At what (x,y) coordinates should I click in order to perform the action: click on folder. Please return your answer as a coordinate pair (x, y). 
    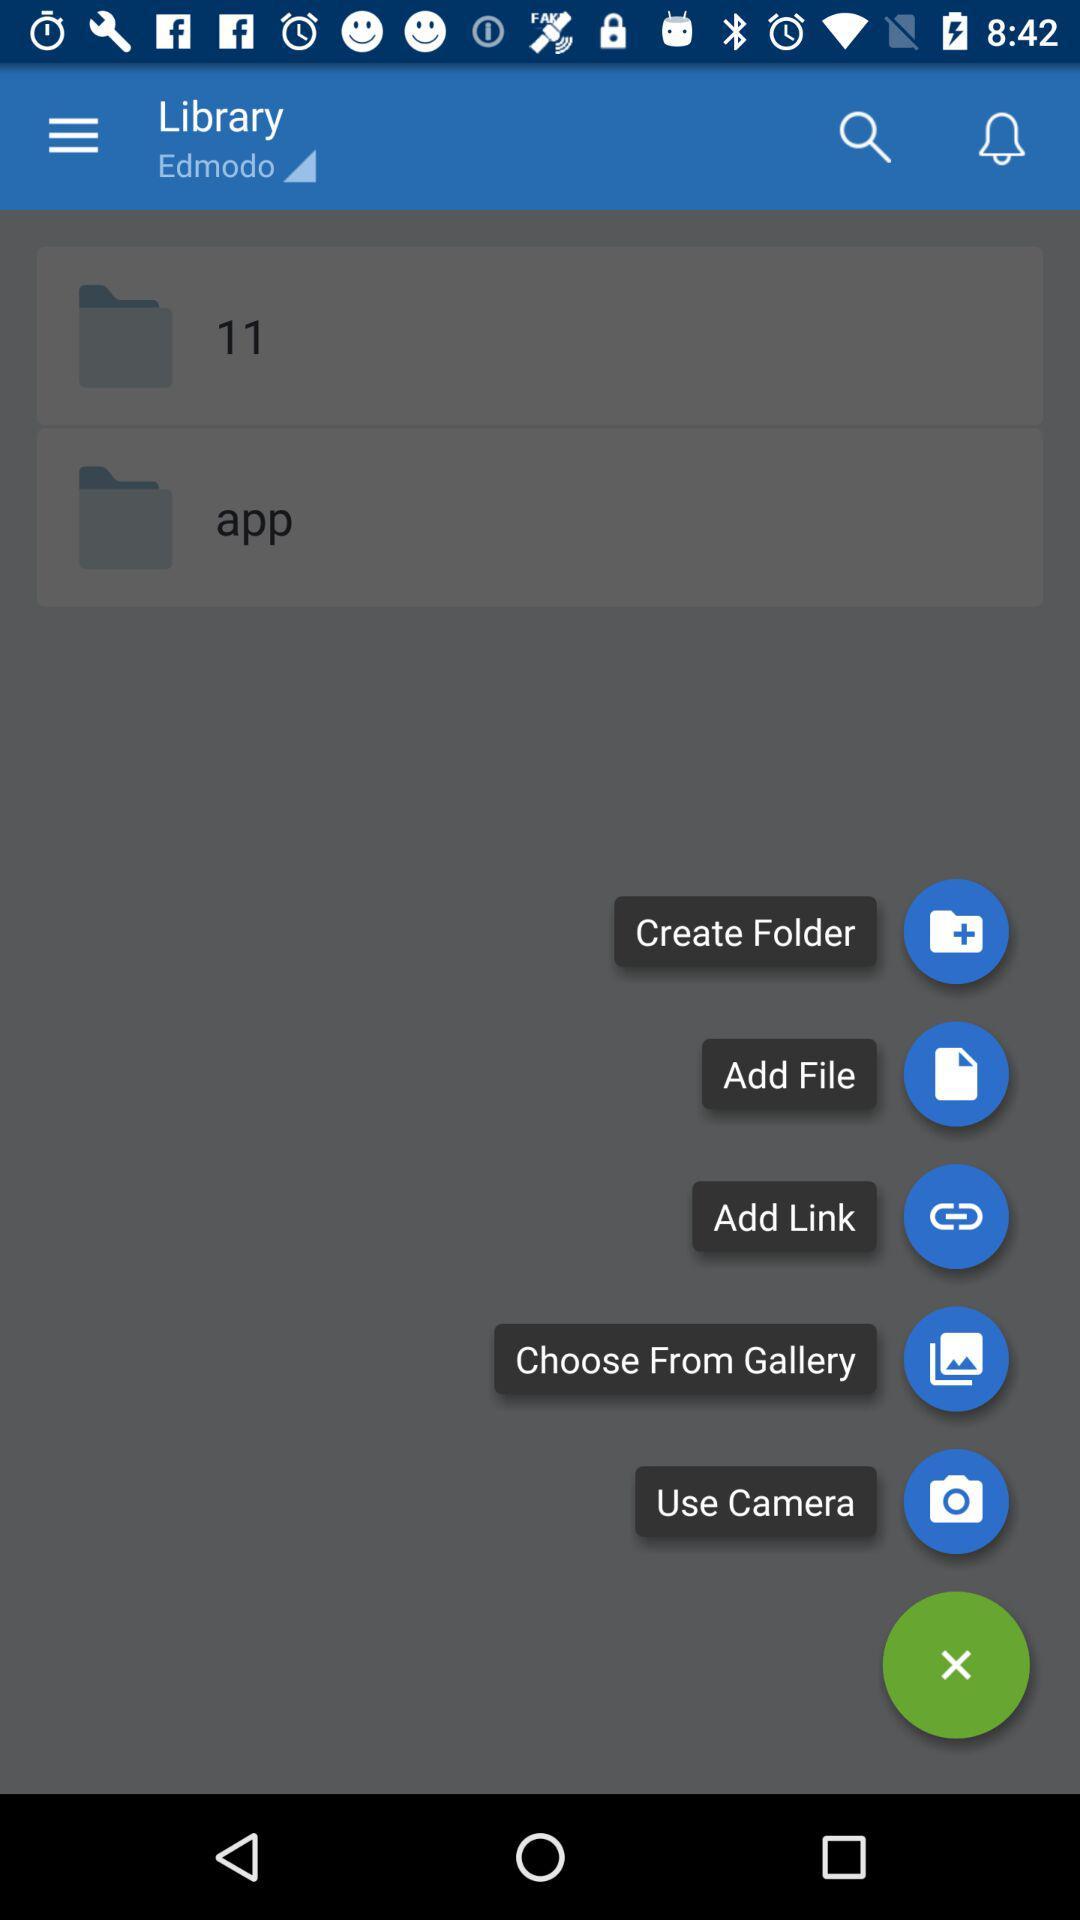
    Looking at the image, I should click on (955, 930).